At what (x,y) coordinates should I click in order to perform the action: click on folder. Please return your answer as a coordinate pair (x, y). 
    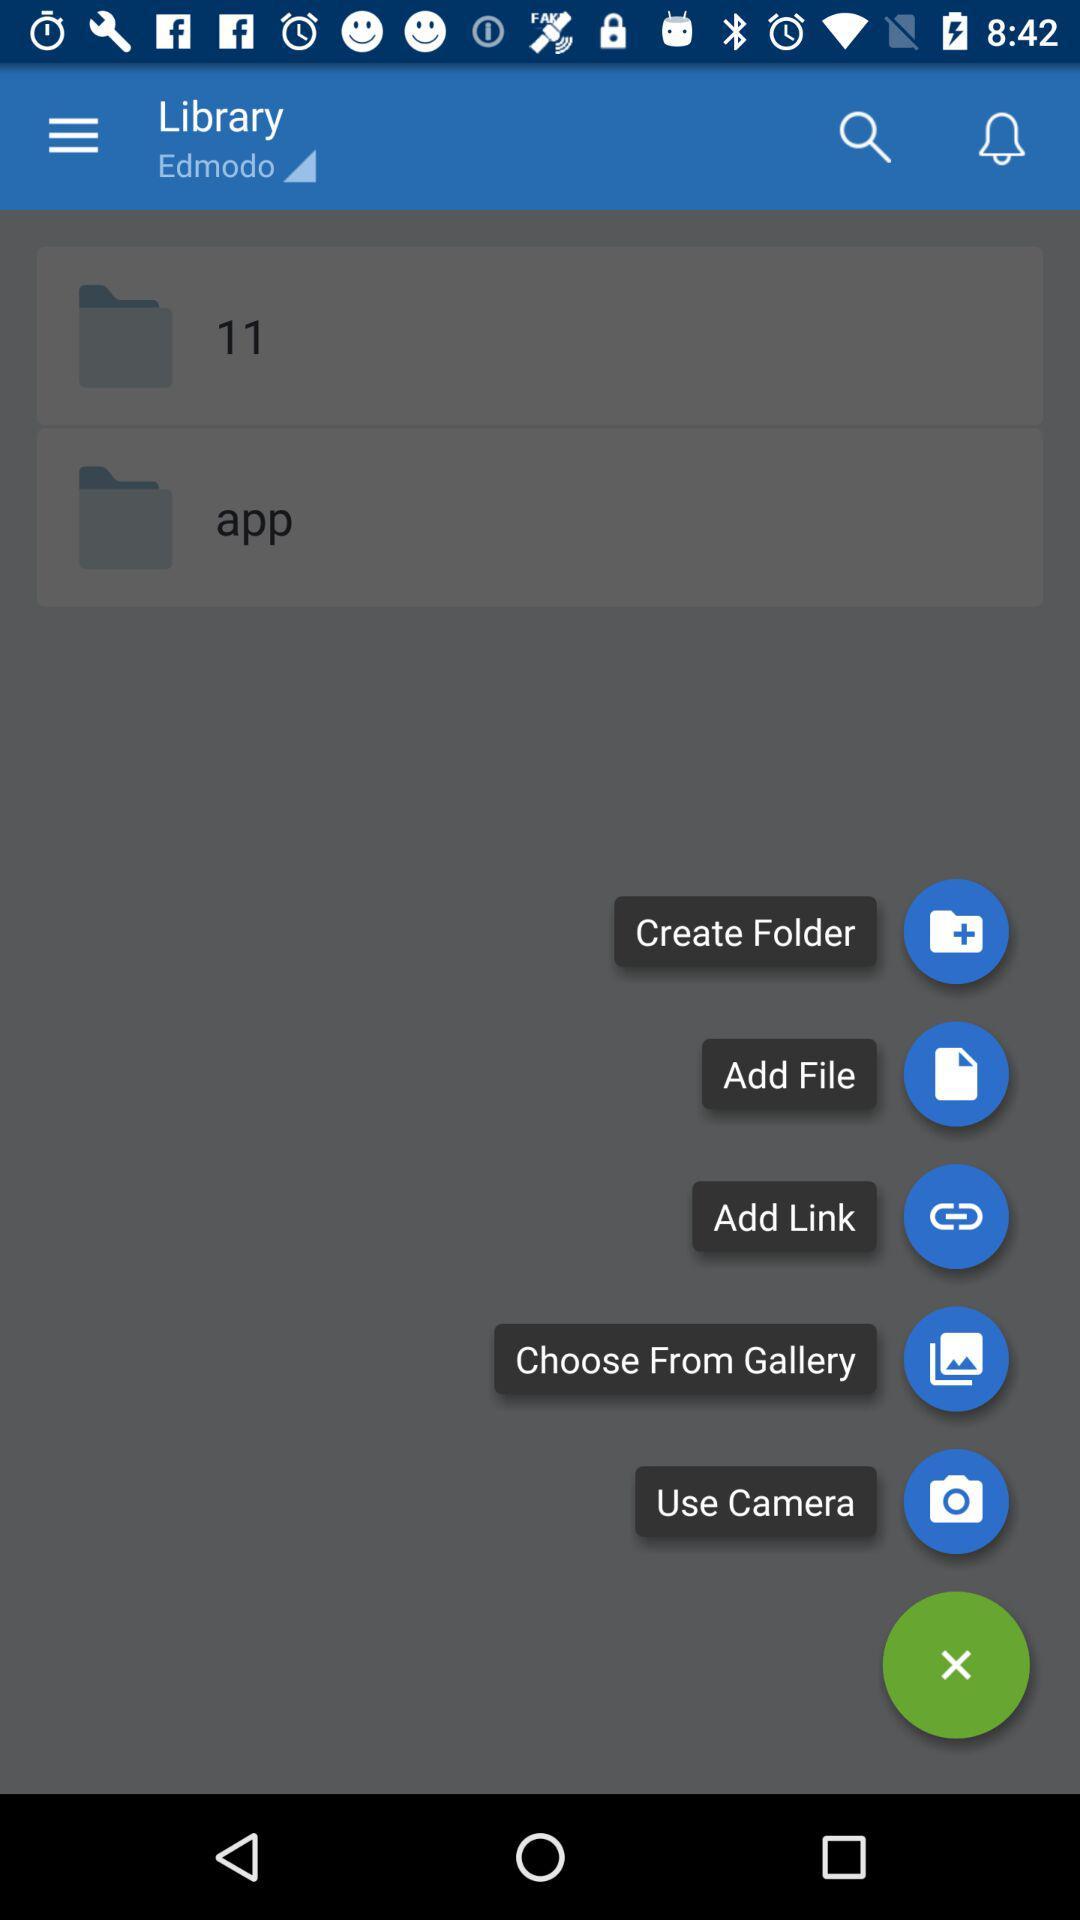
    Looking at the image, I should click on (955, 930).